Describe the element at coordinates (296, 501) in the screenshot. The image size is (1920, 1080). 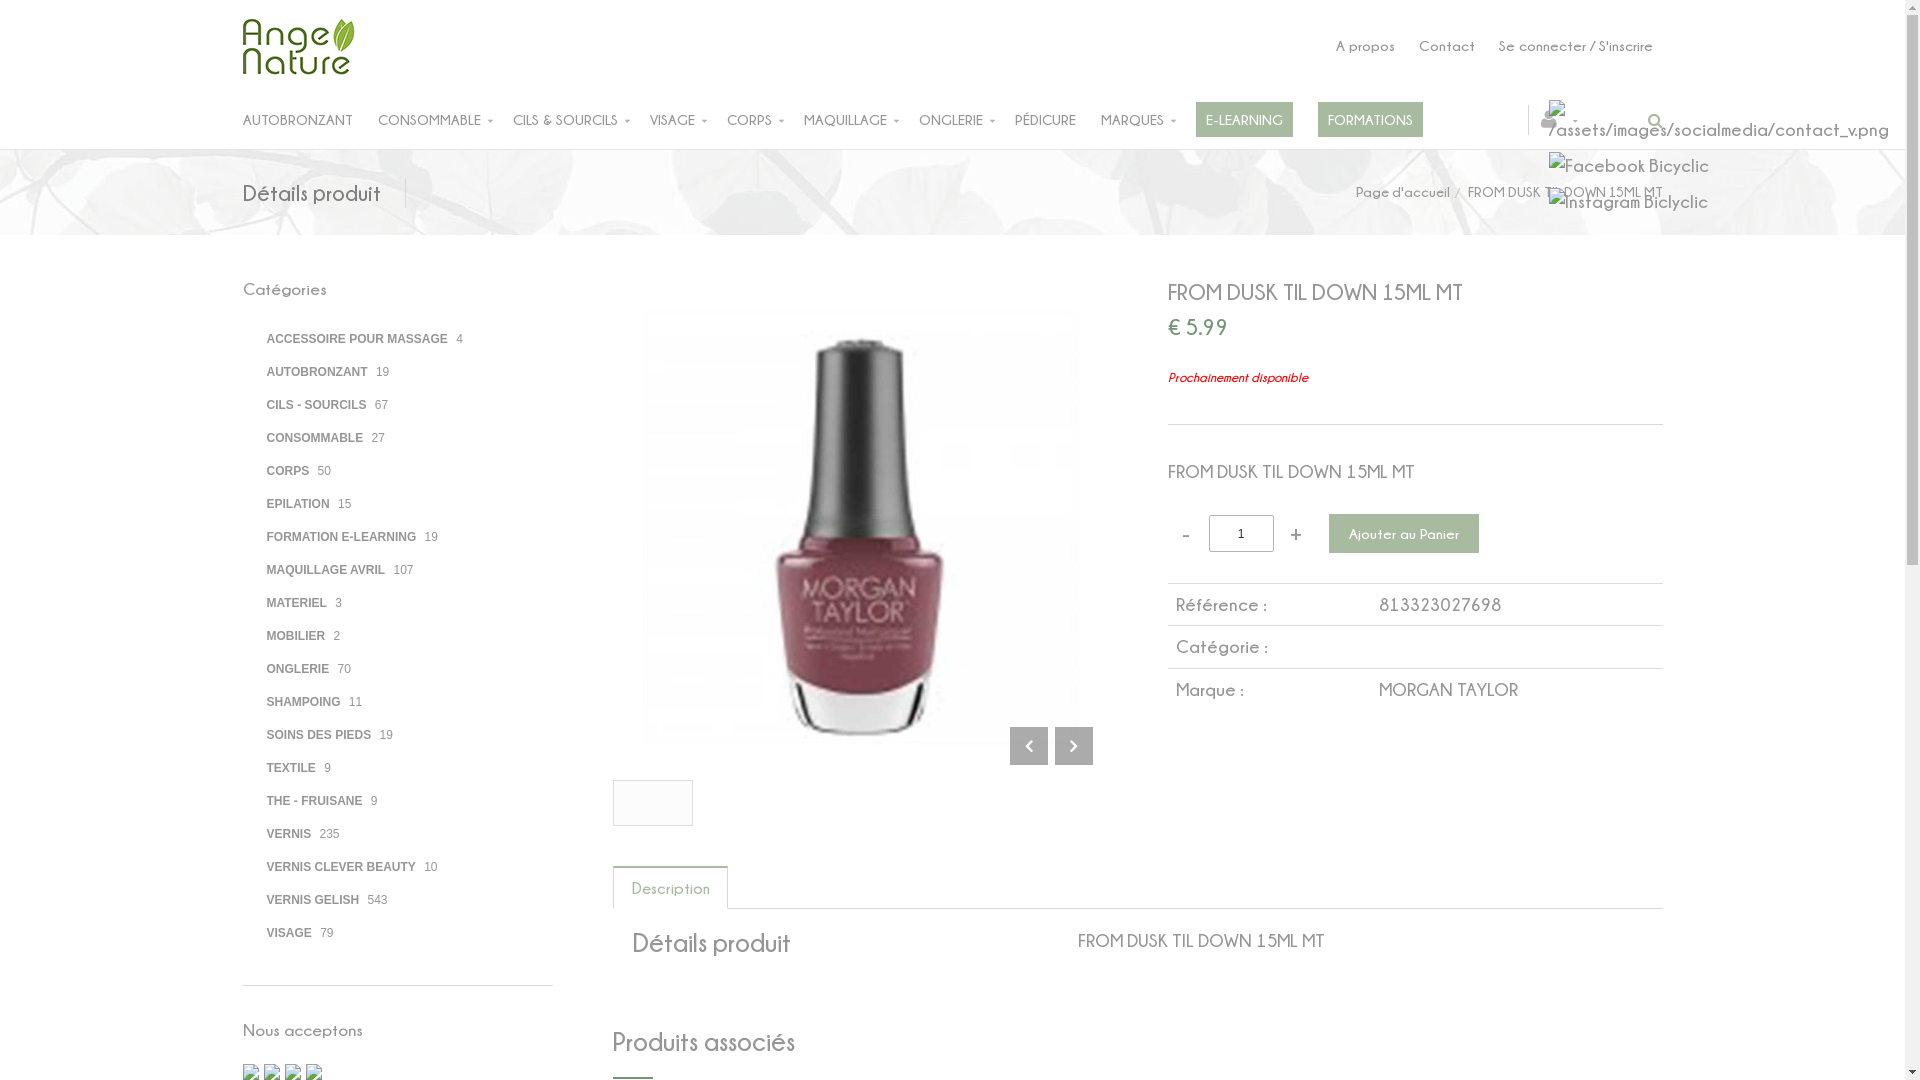
I see `'EPILATION'` at that location.